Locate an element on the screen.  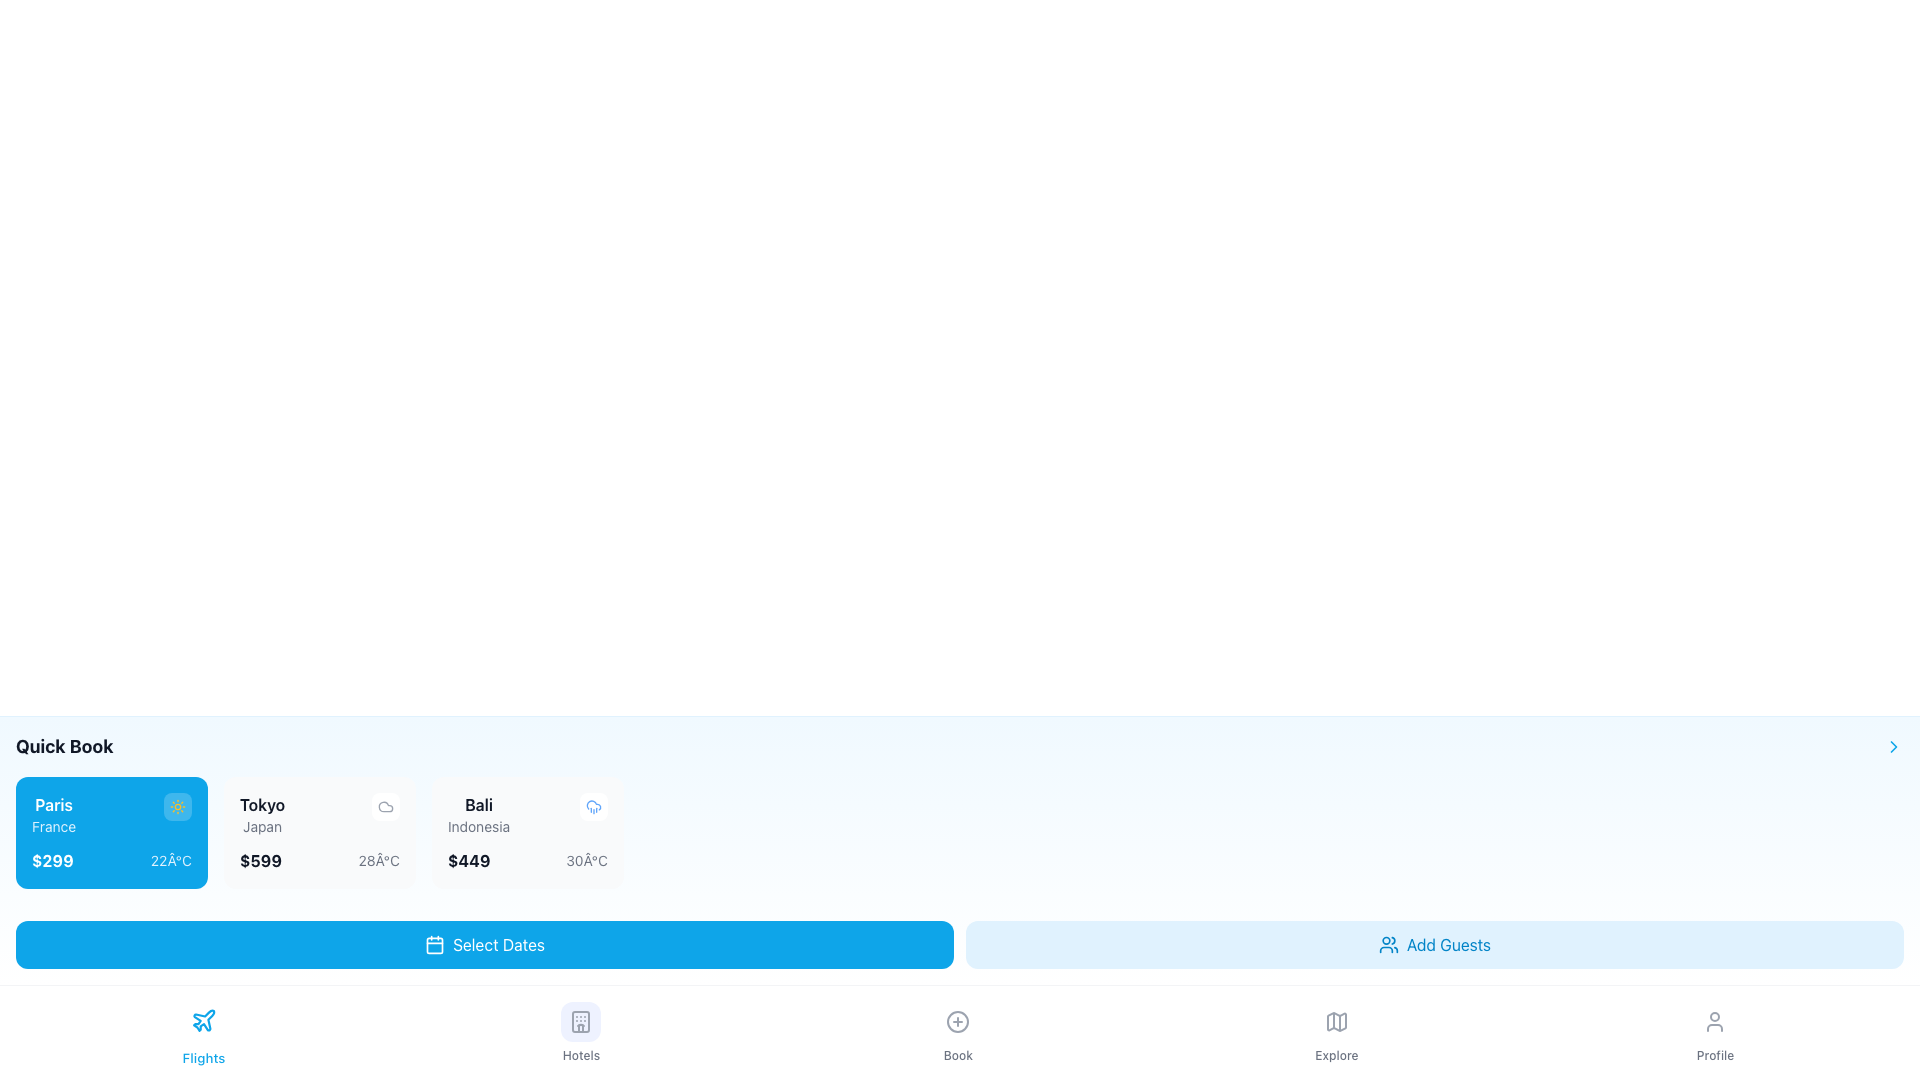
the 'Hotels' button located in the navigation bar at the bottom of the interface is located at coordinates (580, 1022).